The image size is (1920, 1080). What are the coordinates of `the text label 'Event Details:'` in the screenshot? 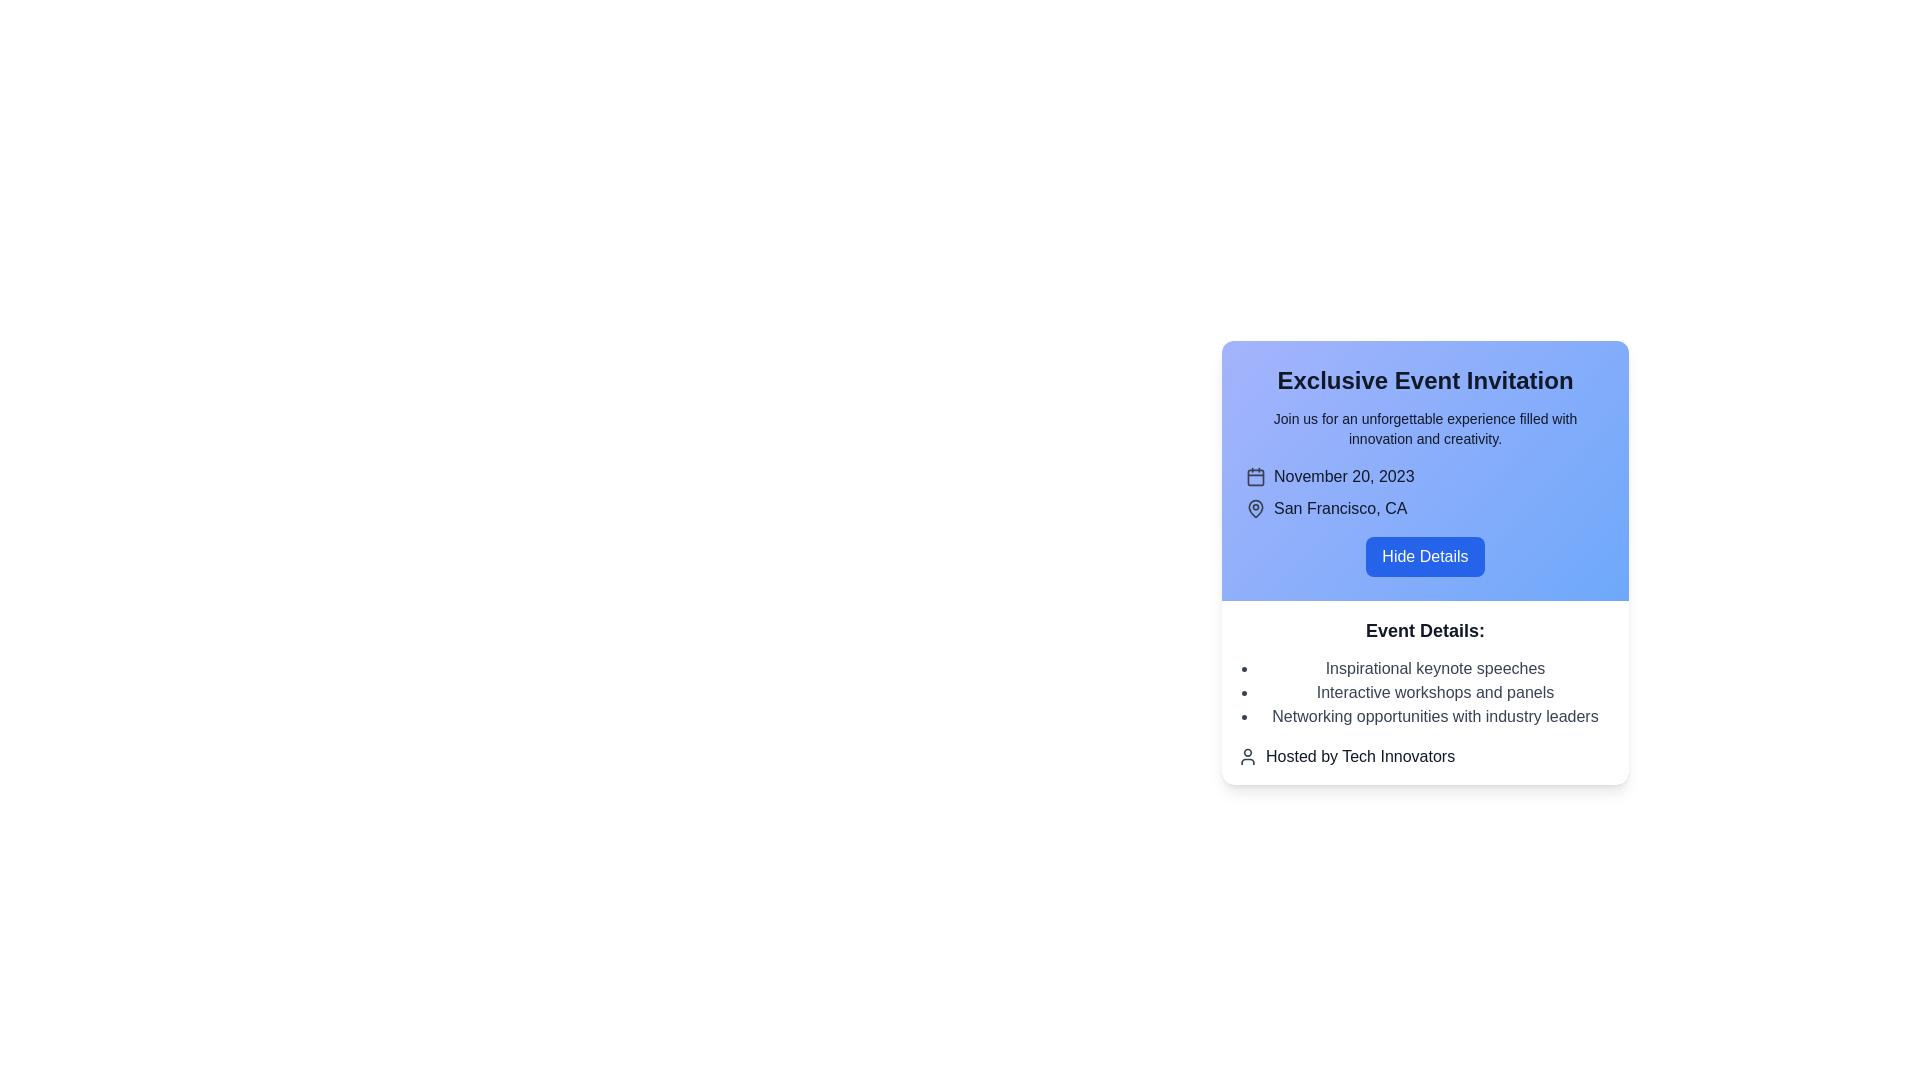 It's located at (1424, 631).